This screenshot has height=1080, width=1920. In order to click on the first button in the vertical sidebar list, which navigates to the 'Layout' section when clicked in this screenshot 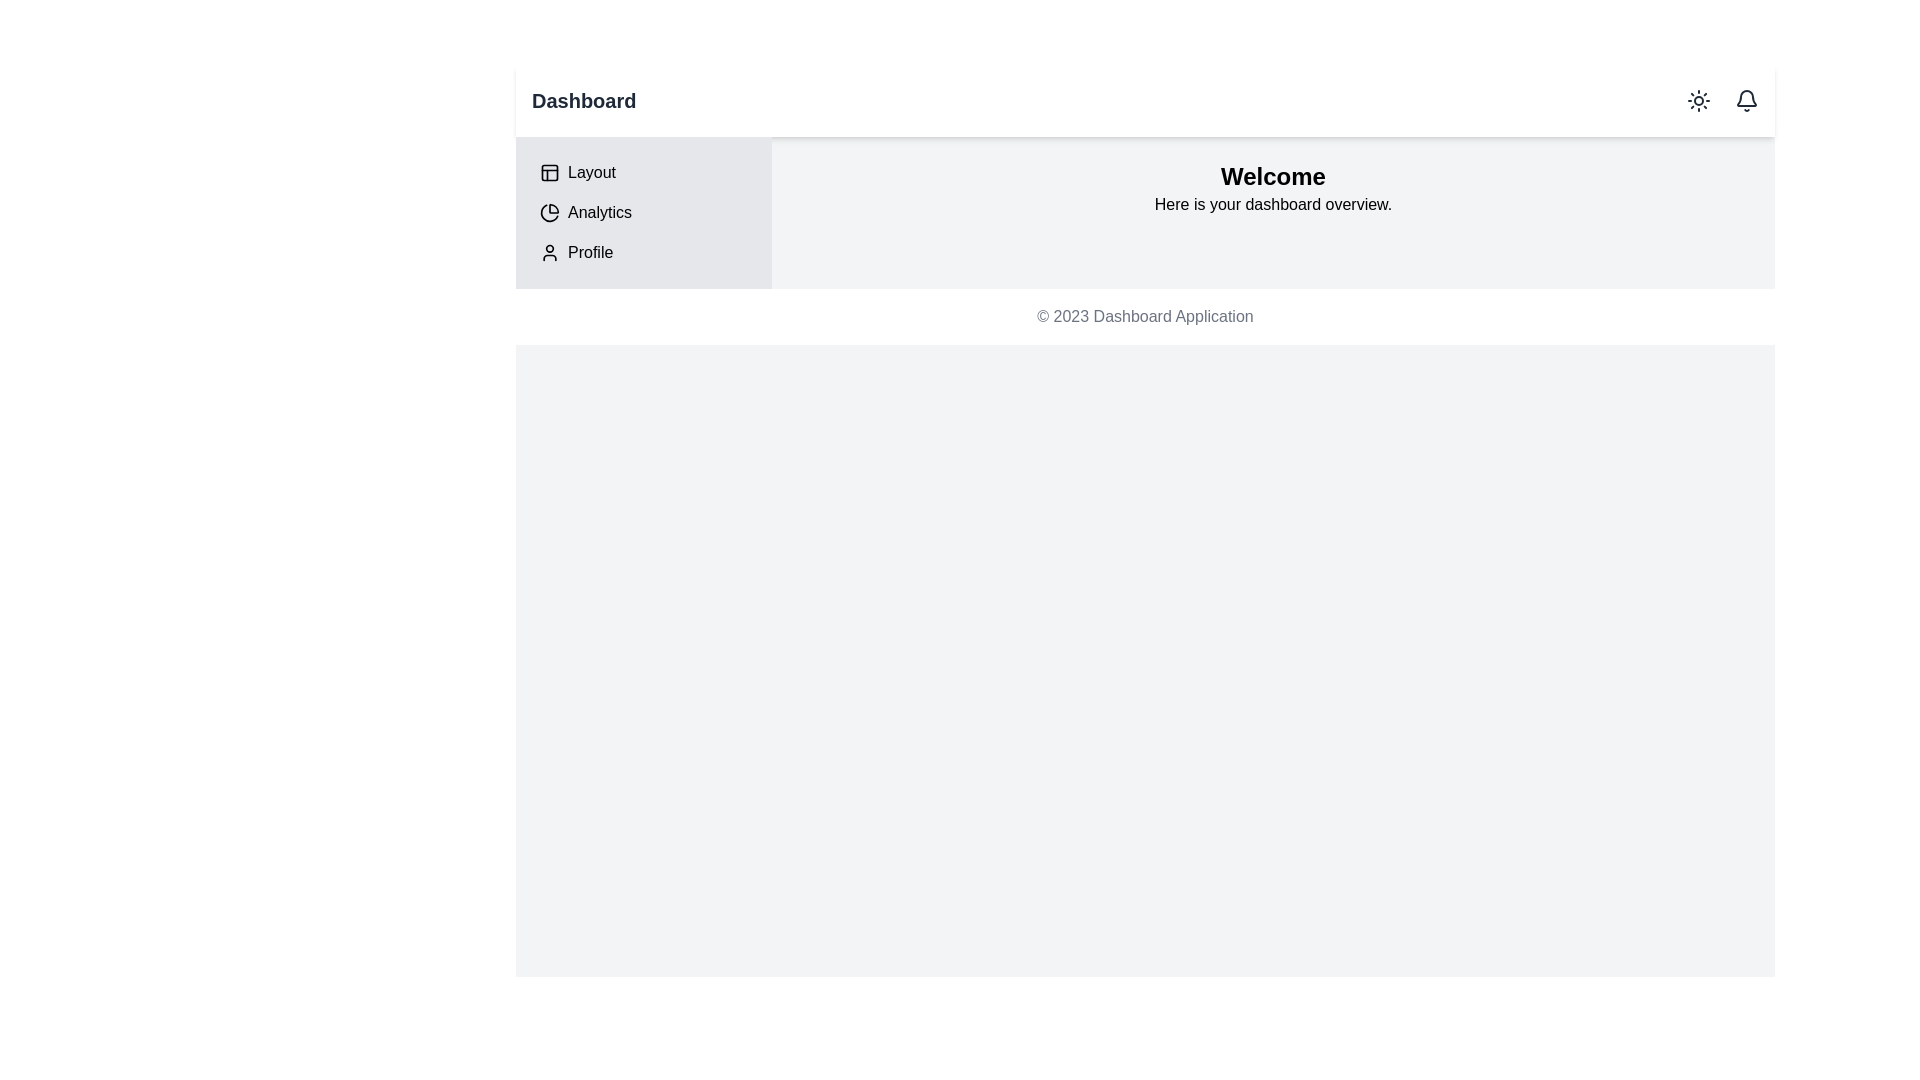, I will do `click(643, 172)`.